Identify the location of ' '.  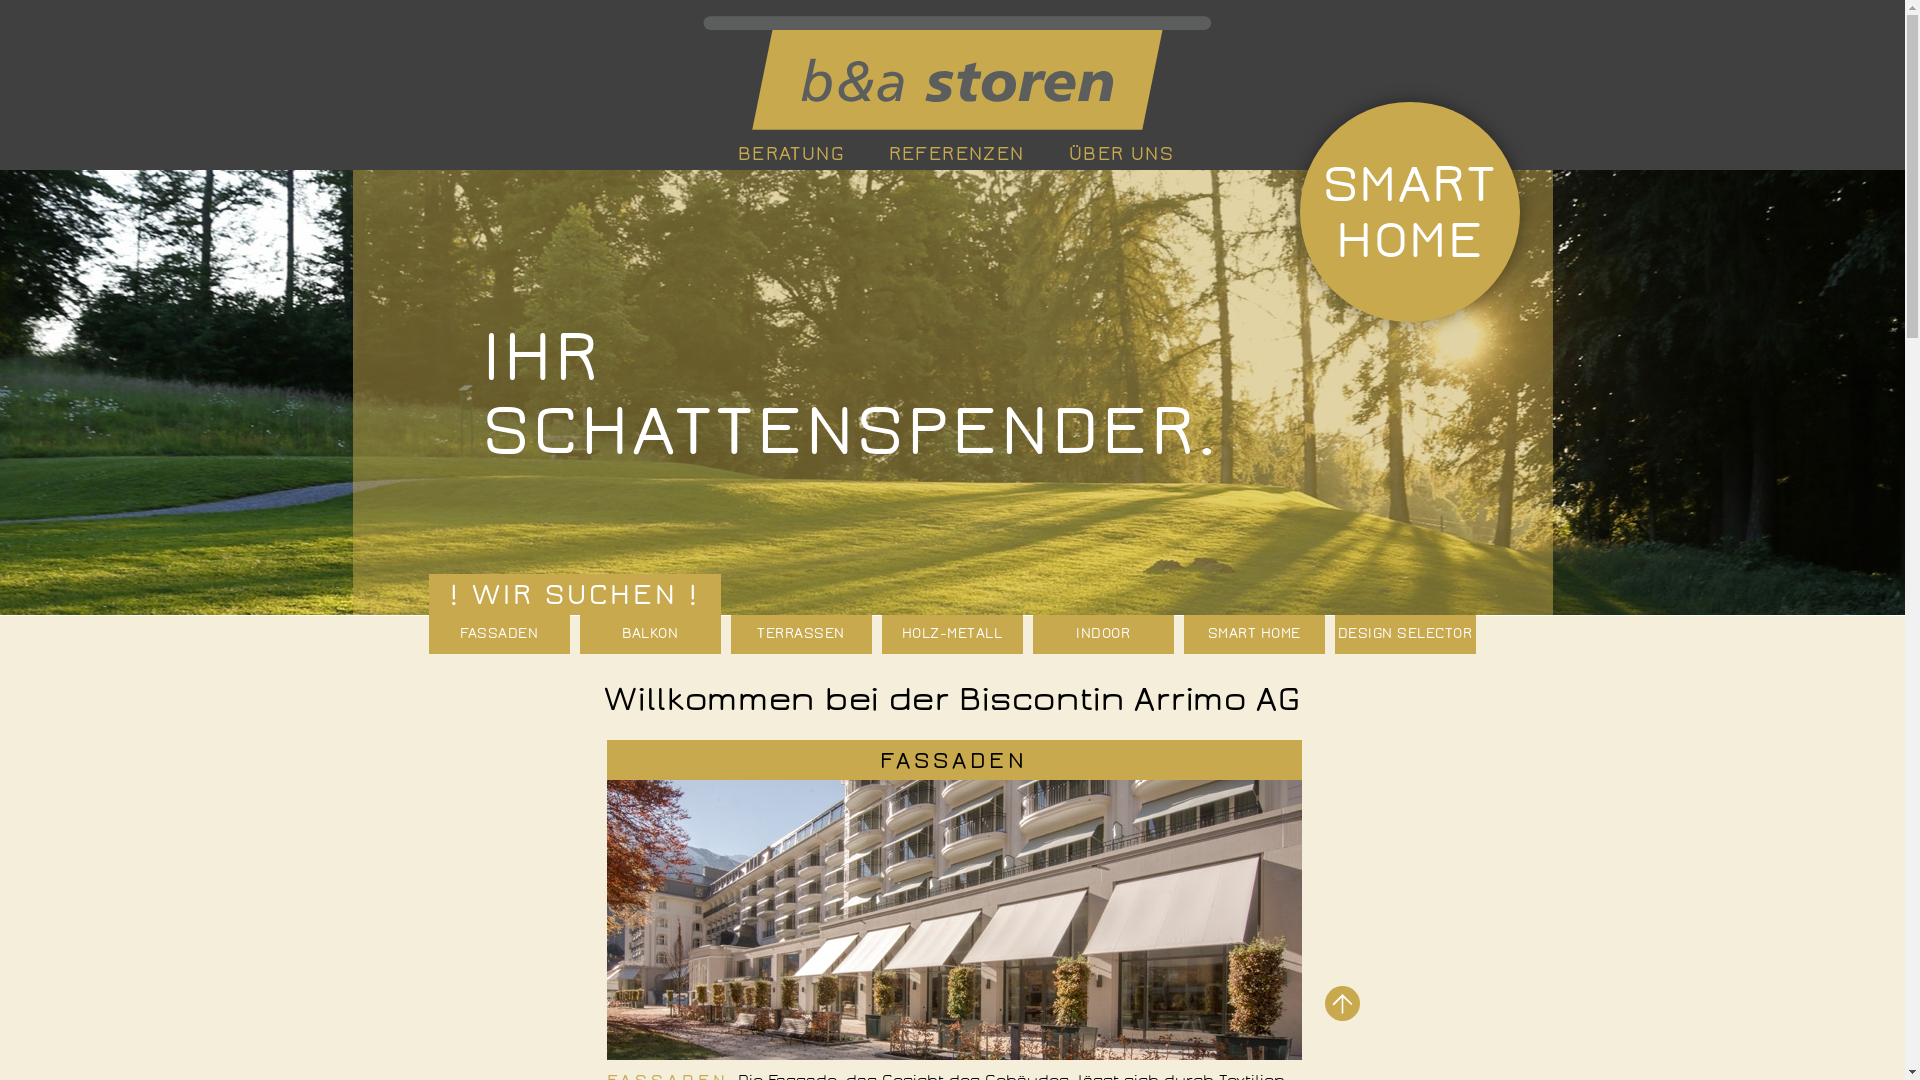
(952, 72).